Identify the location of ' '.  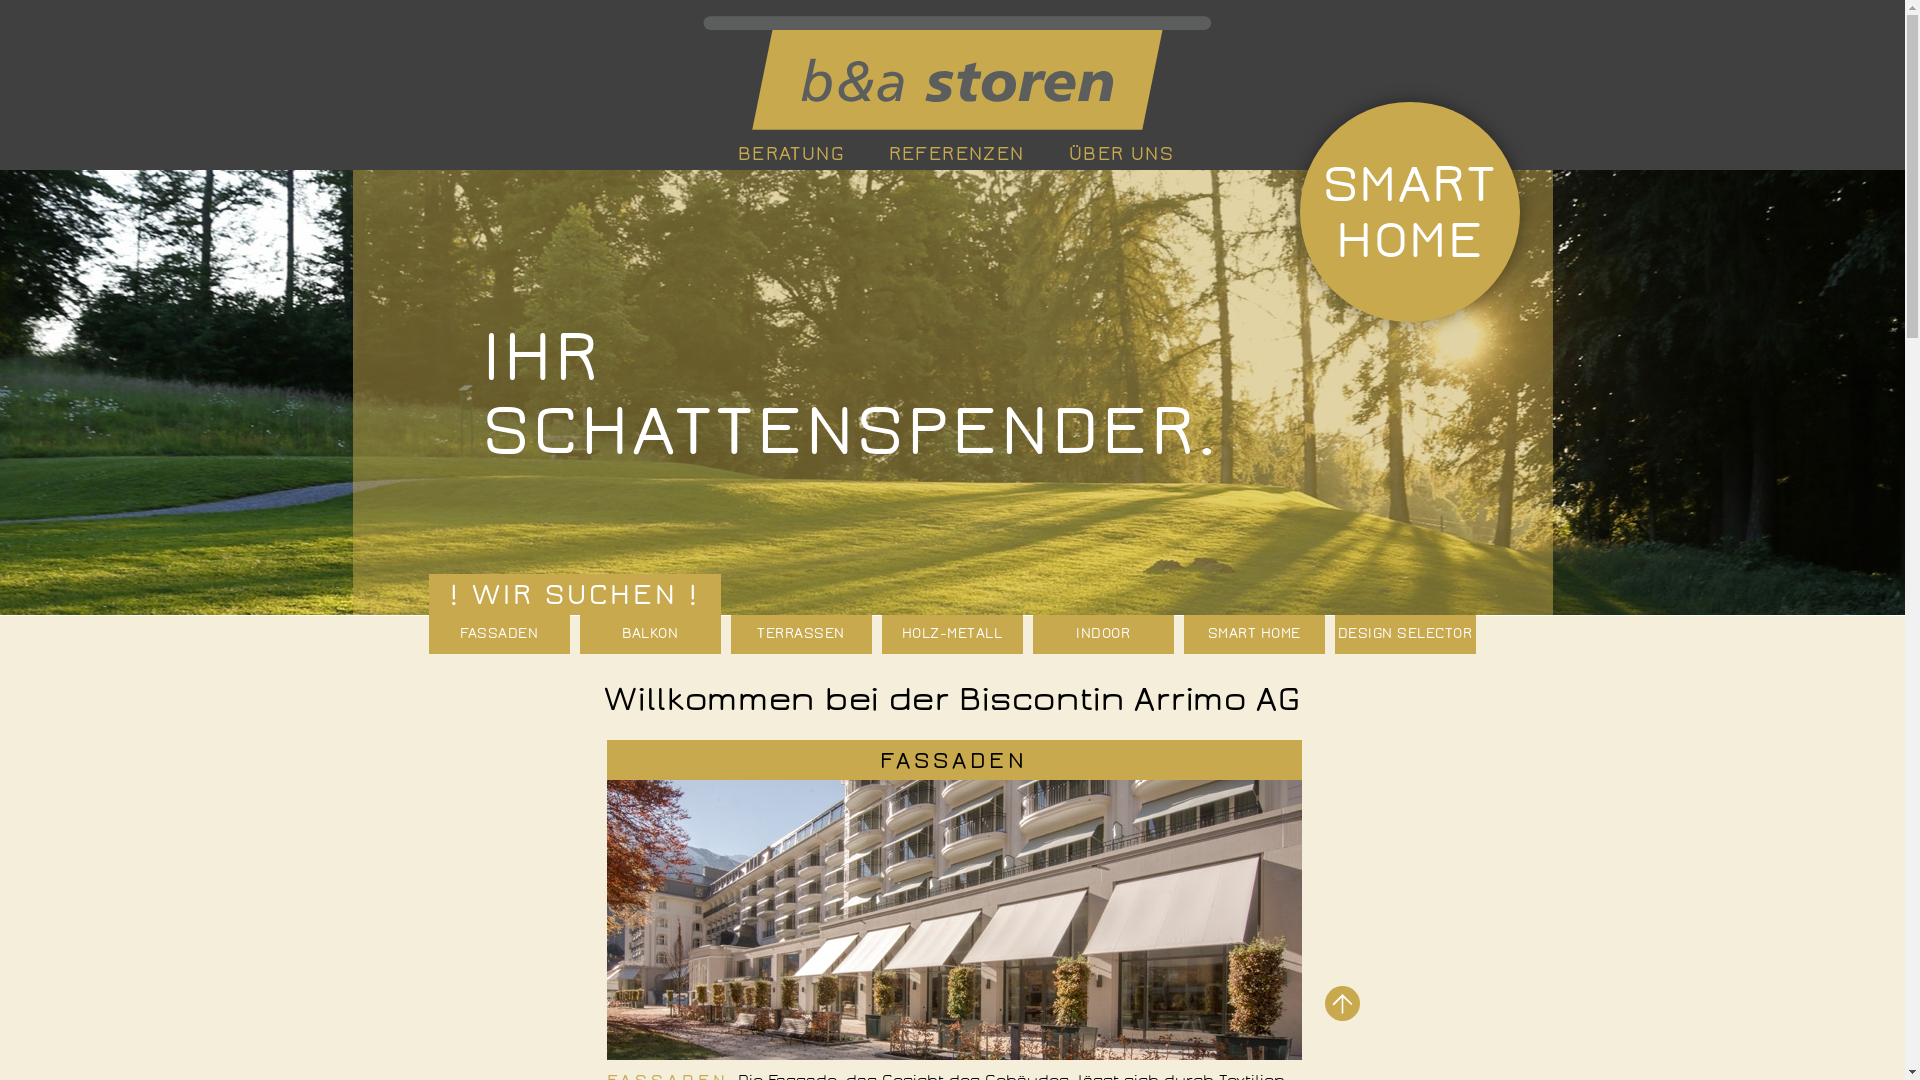
(952, 72).